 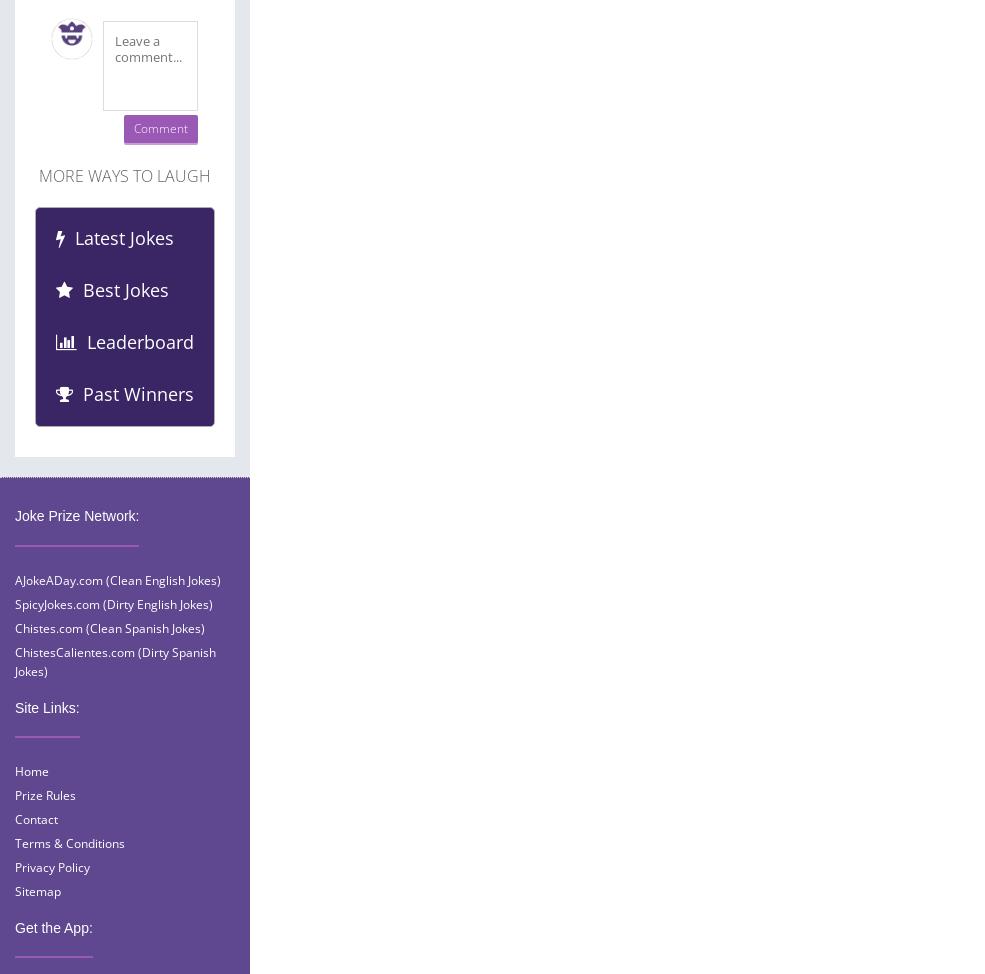 What do you see at coordinates (38, 175) in the screenshot?
I see `'MORE WAYS TO LAUGH'` at bounding box center [38, 175].